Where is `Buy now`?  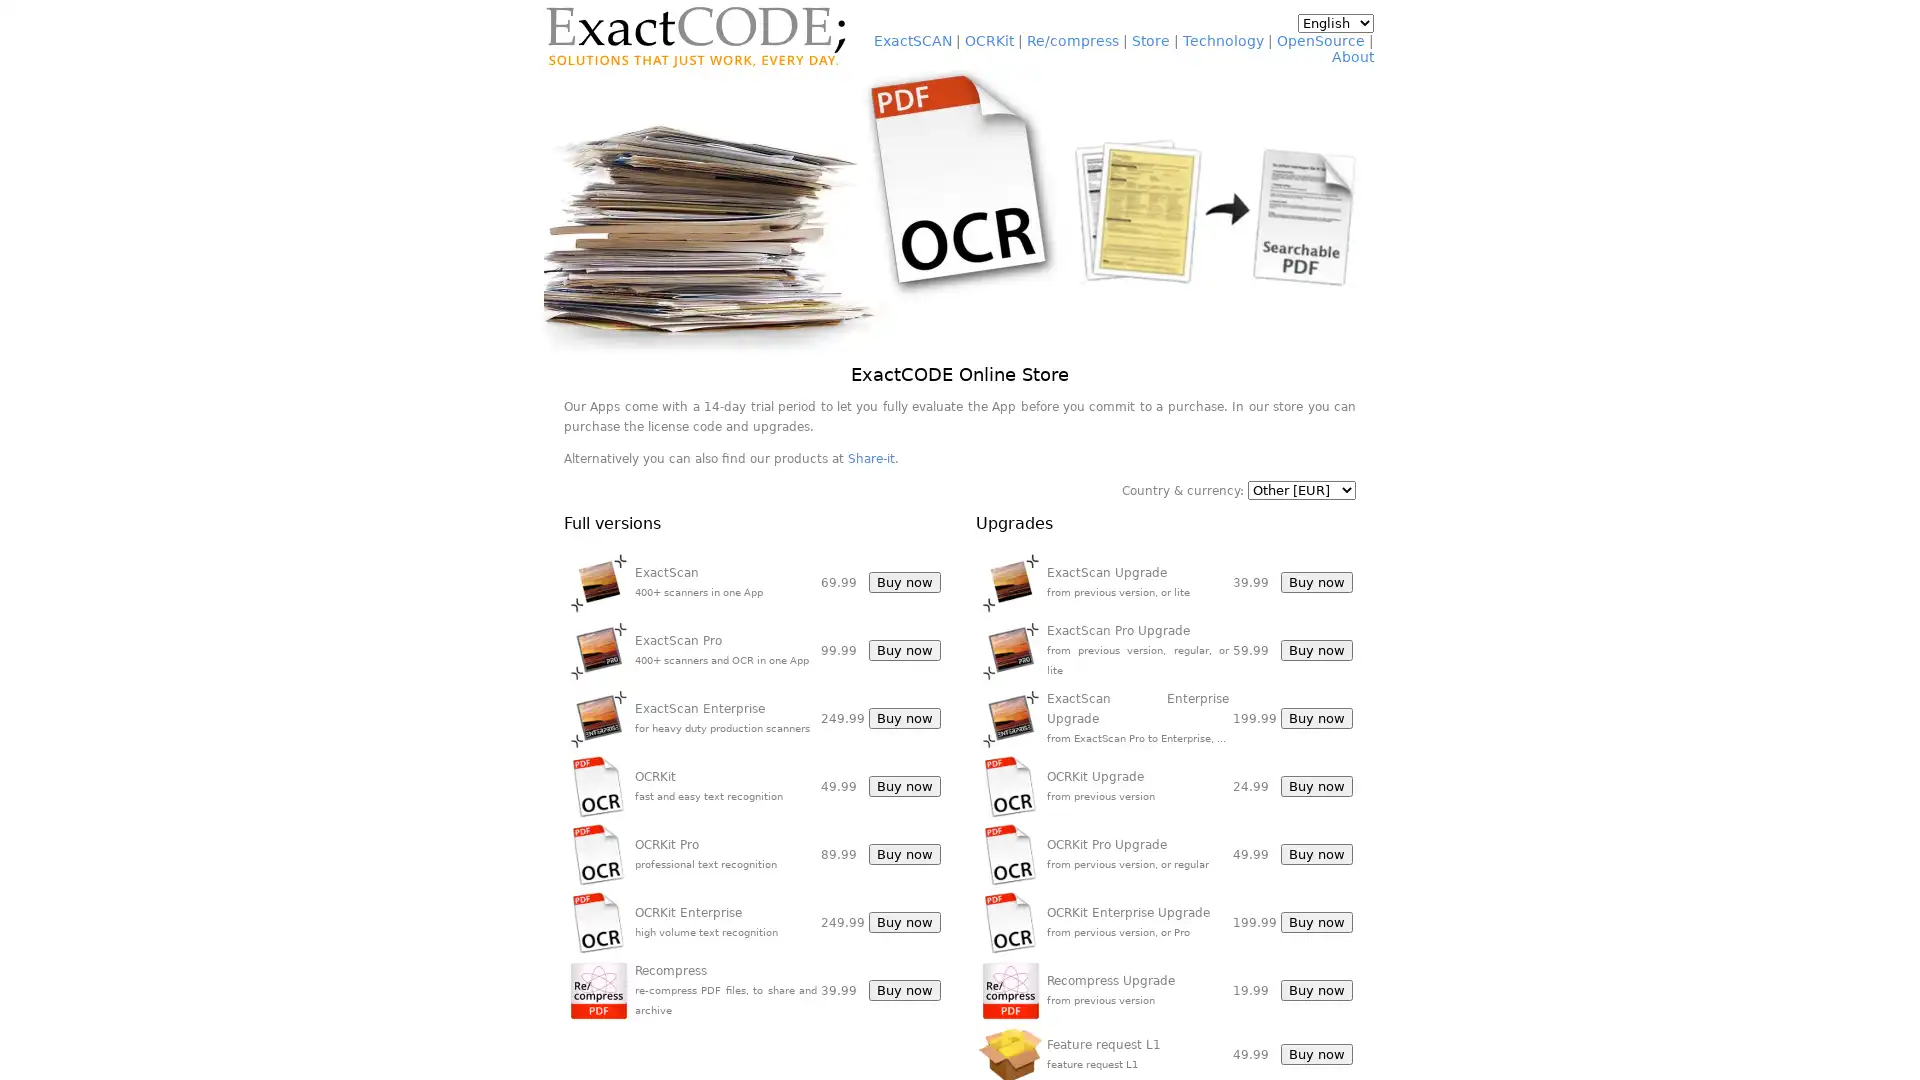 Buy now is located at coordinates (1315, 922).